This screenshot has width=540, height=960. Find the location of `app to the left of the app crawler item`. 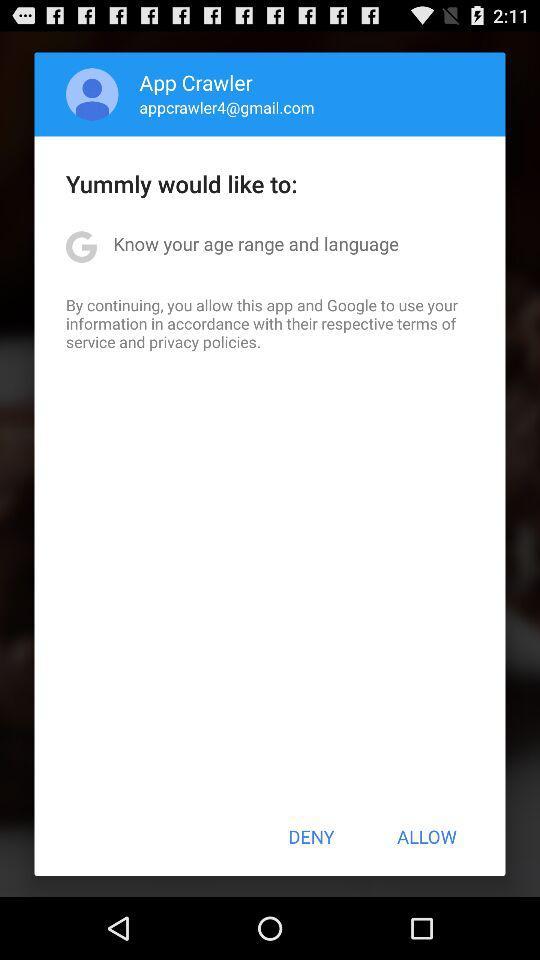

app to the left of the app crawler item is located at coordinates (91, 94).